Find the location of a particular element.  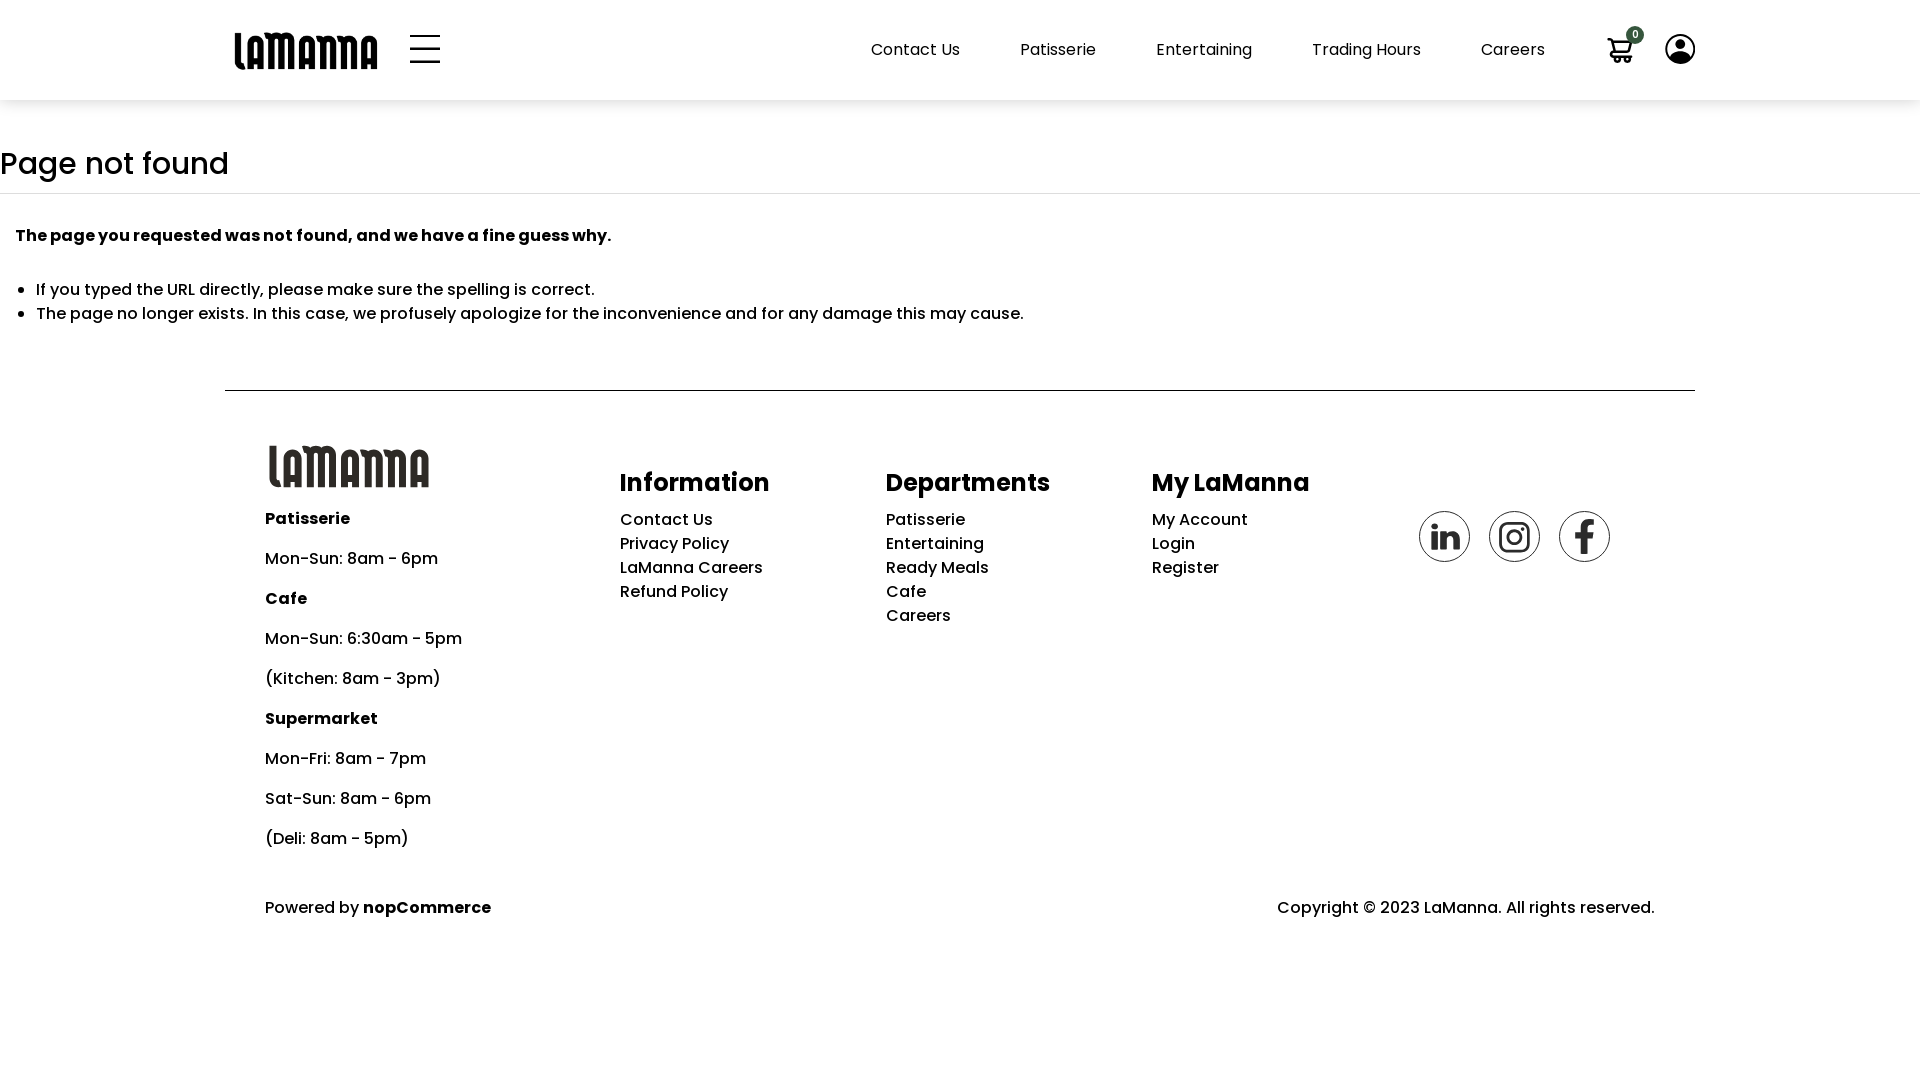

'Cafe' is located at coordinates (1003, 590).